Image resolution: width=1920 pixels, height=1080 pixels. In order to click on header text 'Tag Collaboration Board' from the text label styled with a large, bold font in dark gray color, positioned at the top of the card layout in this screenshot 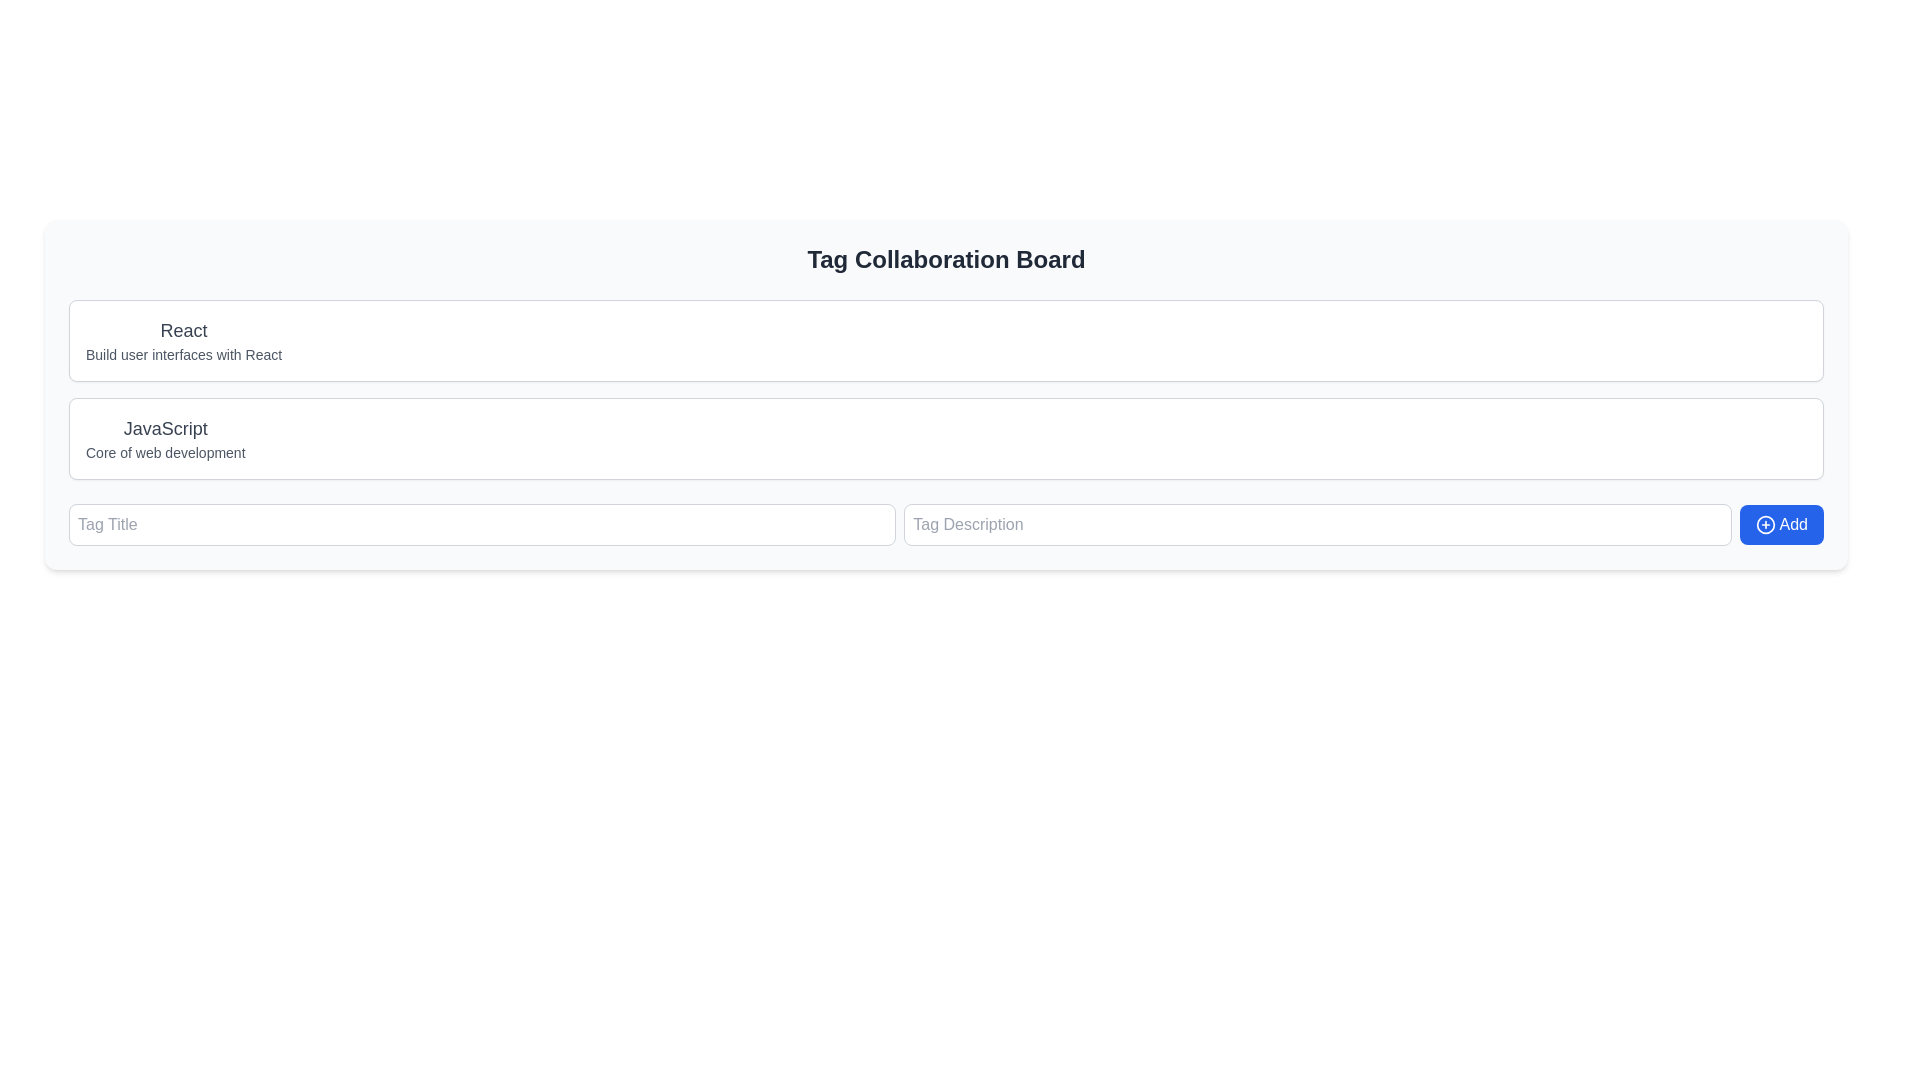, I will do `click(945, 258)`.